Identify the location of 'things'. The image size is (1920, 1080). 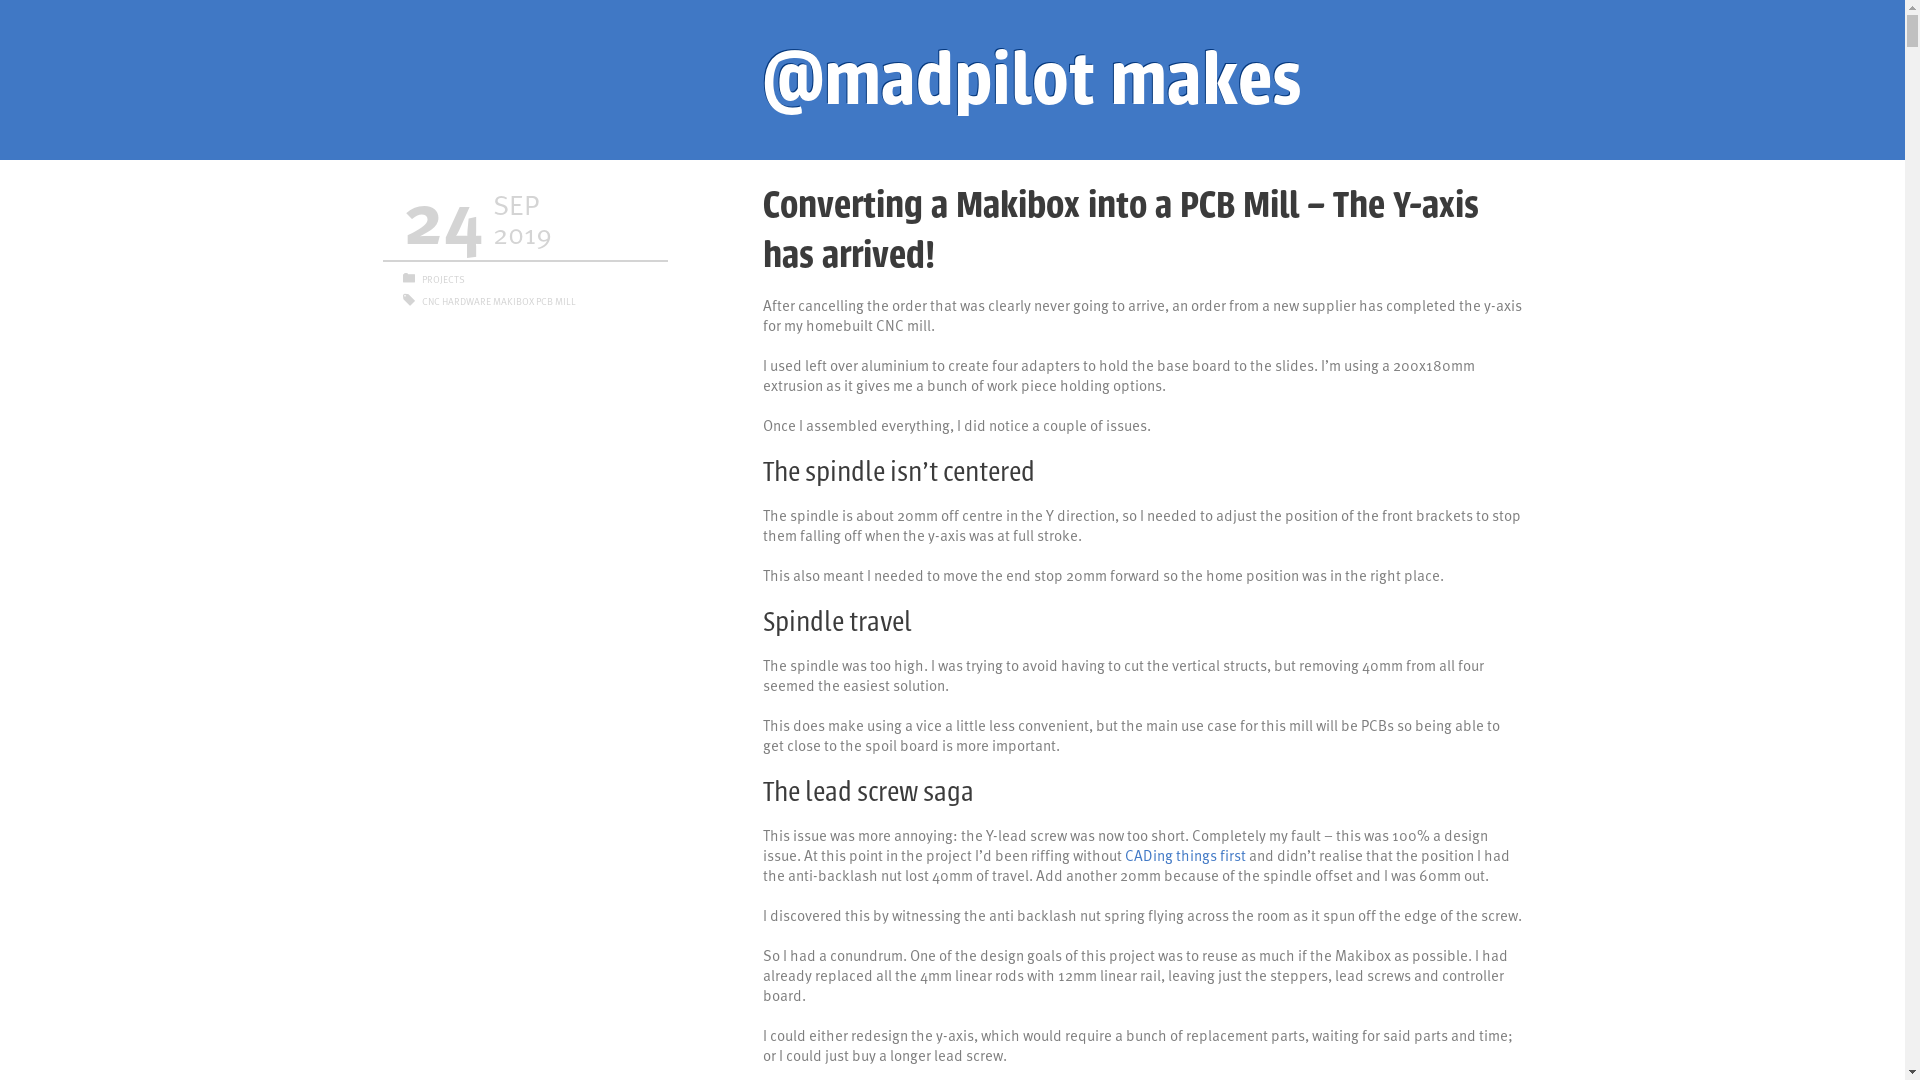
(1196, 855).